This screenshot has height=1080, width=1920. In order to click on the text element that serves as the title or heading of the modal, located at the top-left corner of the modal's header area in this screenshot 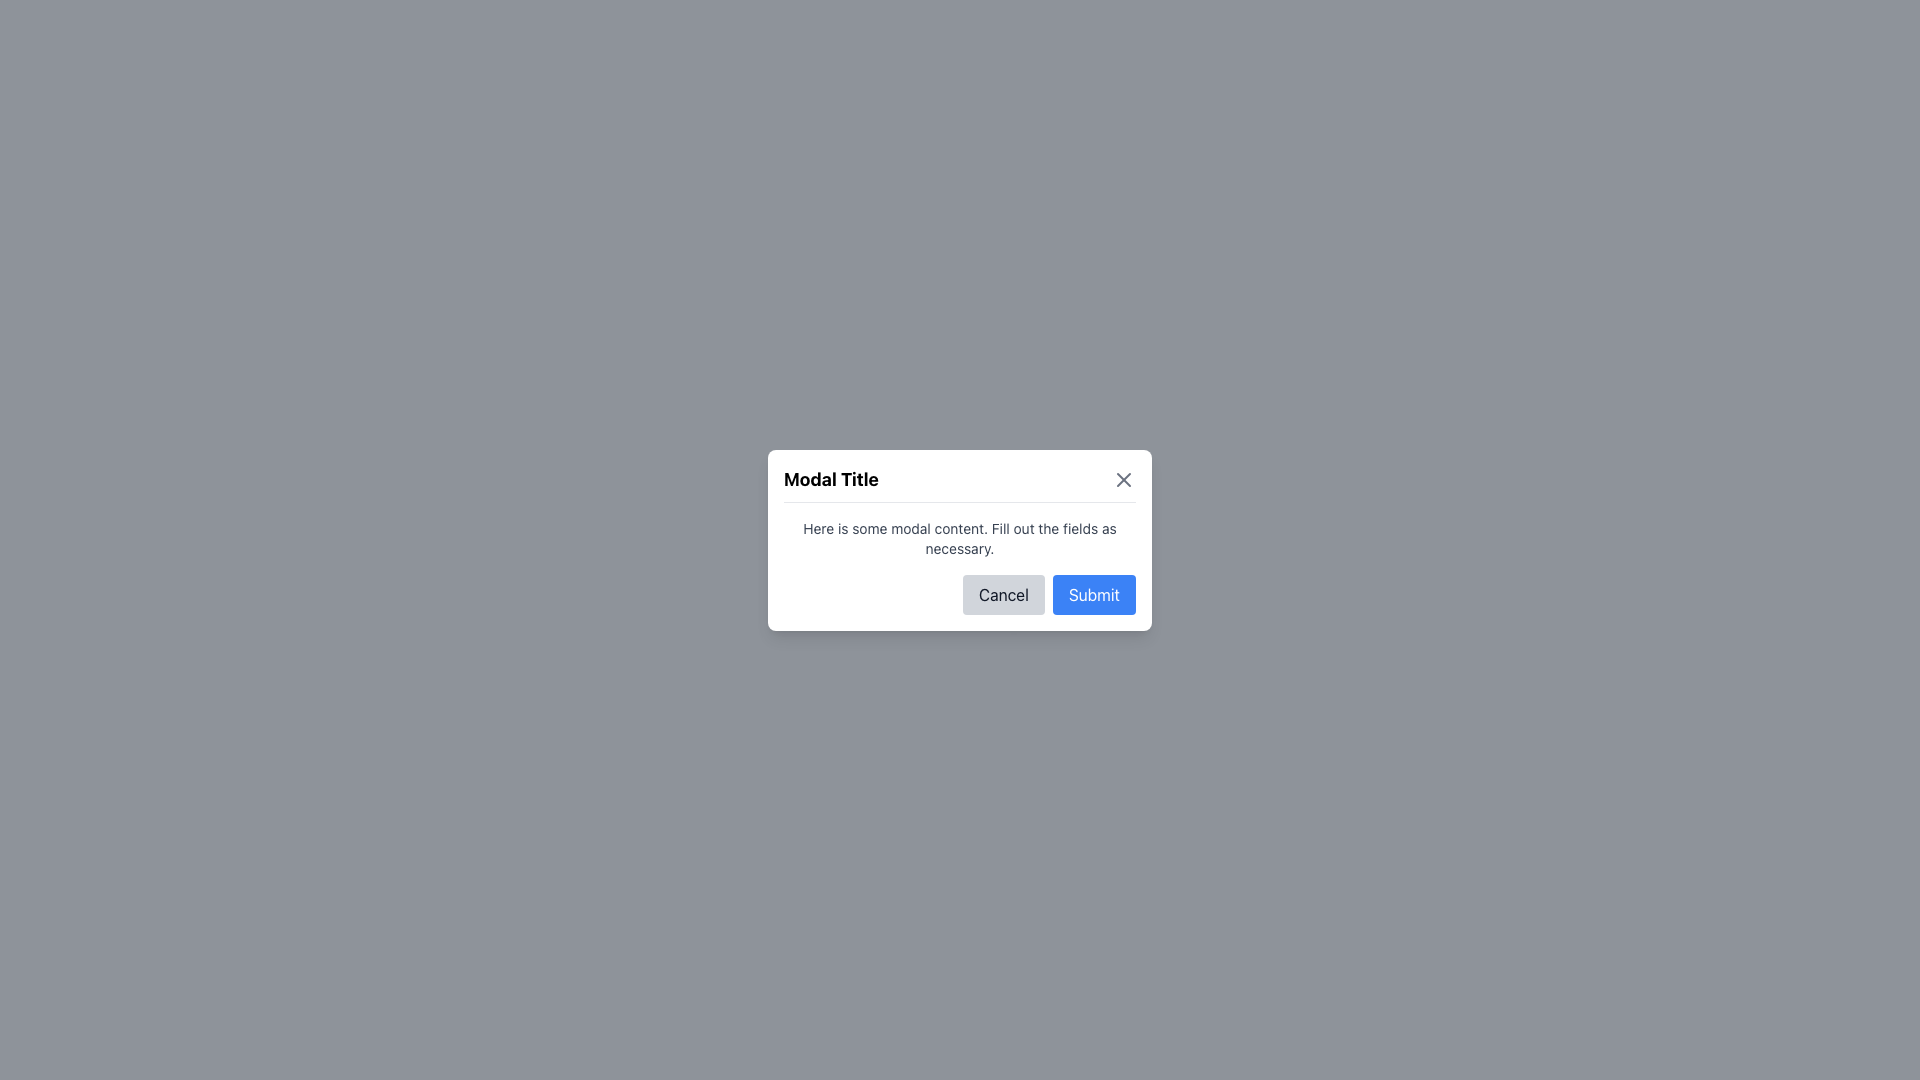, I will do `click(831, 479)`.